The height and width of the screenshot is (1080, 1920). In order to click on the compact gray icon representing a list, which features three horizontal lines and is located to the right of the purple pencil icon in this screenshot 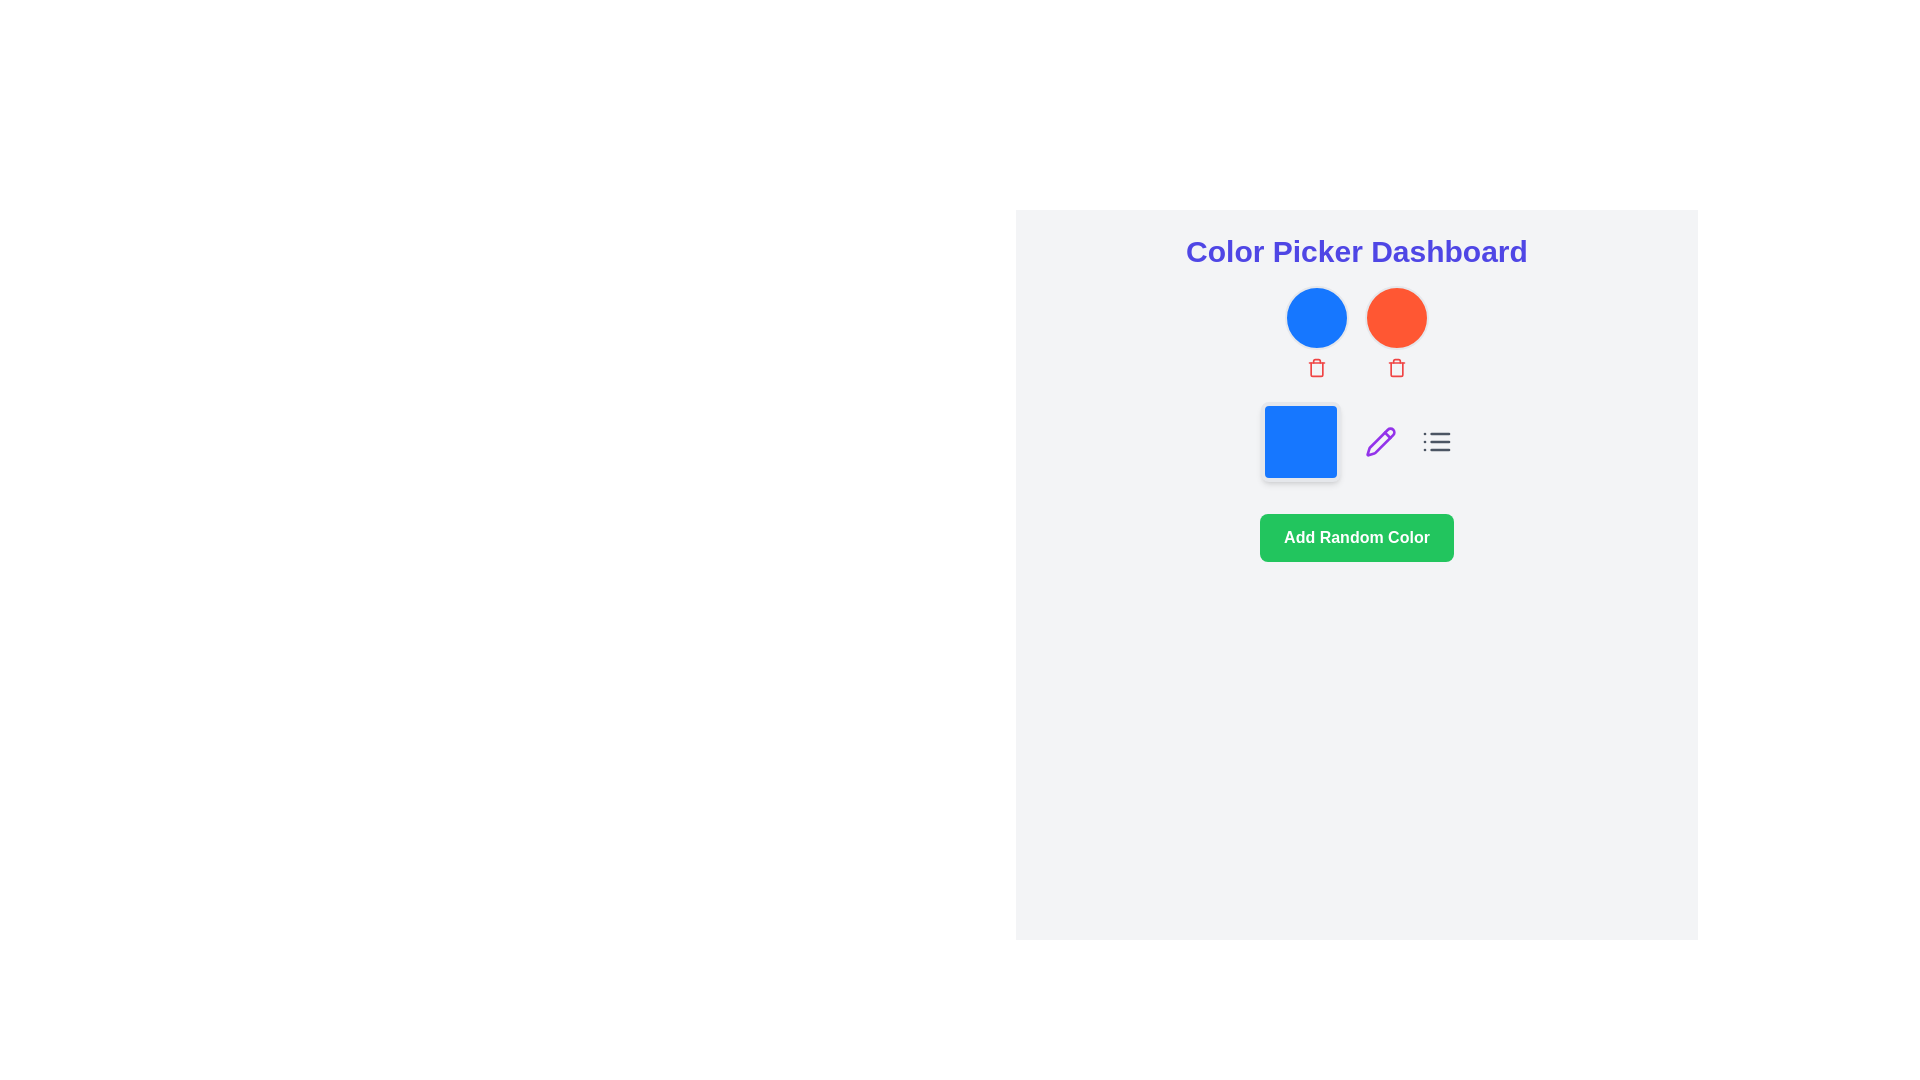, I will do `click(1435, 441)`.